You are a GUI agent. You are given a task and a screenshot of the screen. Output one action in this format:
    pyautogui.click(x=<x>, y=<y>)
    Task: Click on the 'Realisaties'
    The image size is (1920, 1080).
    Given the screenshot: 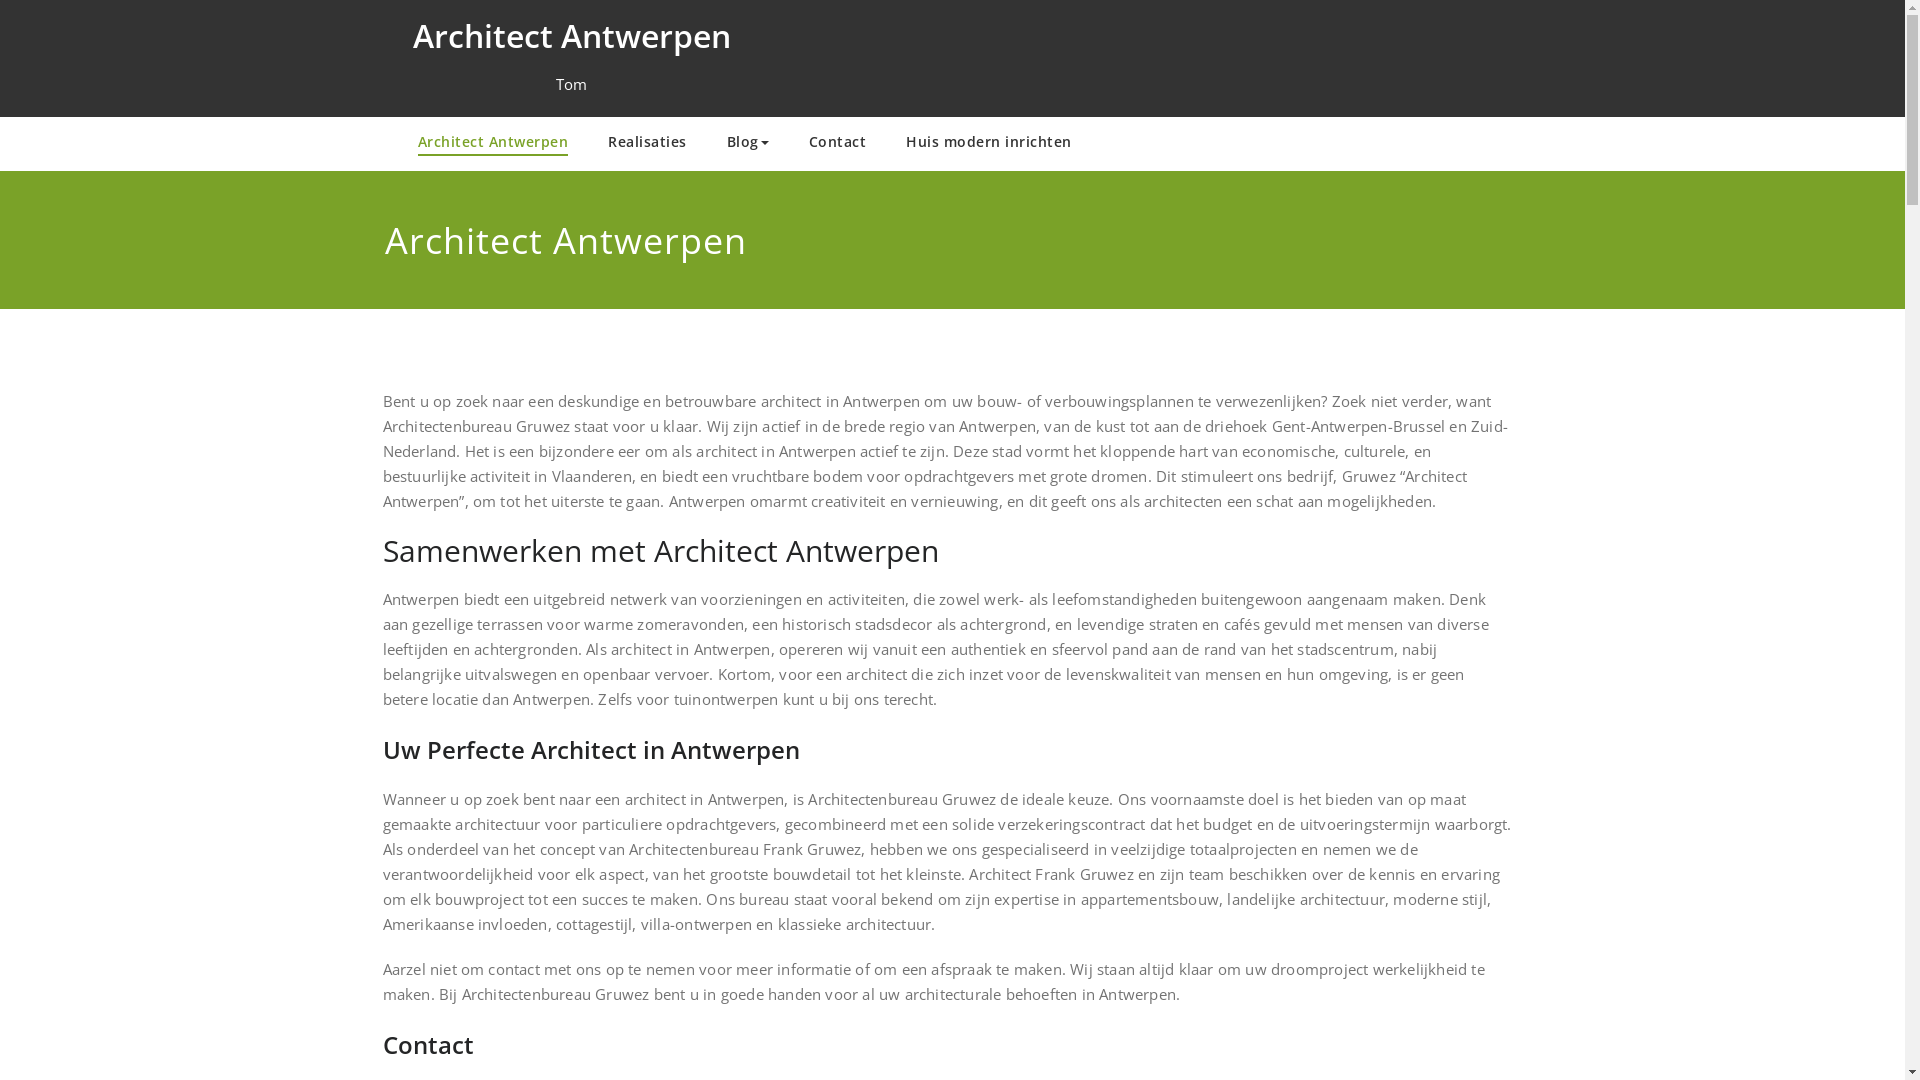 What is the action you would take?
    pyautogui.click(x=647, y=142)
    